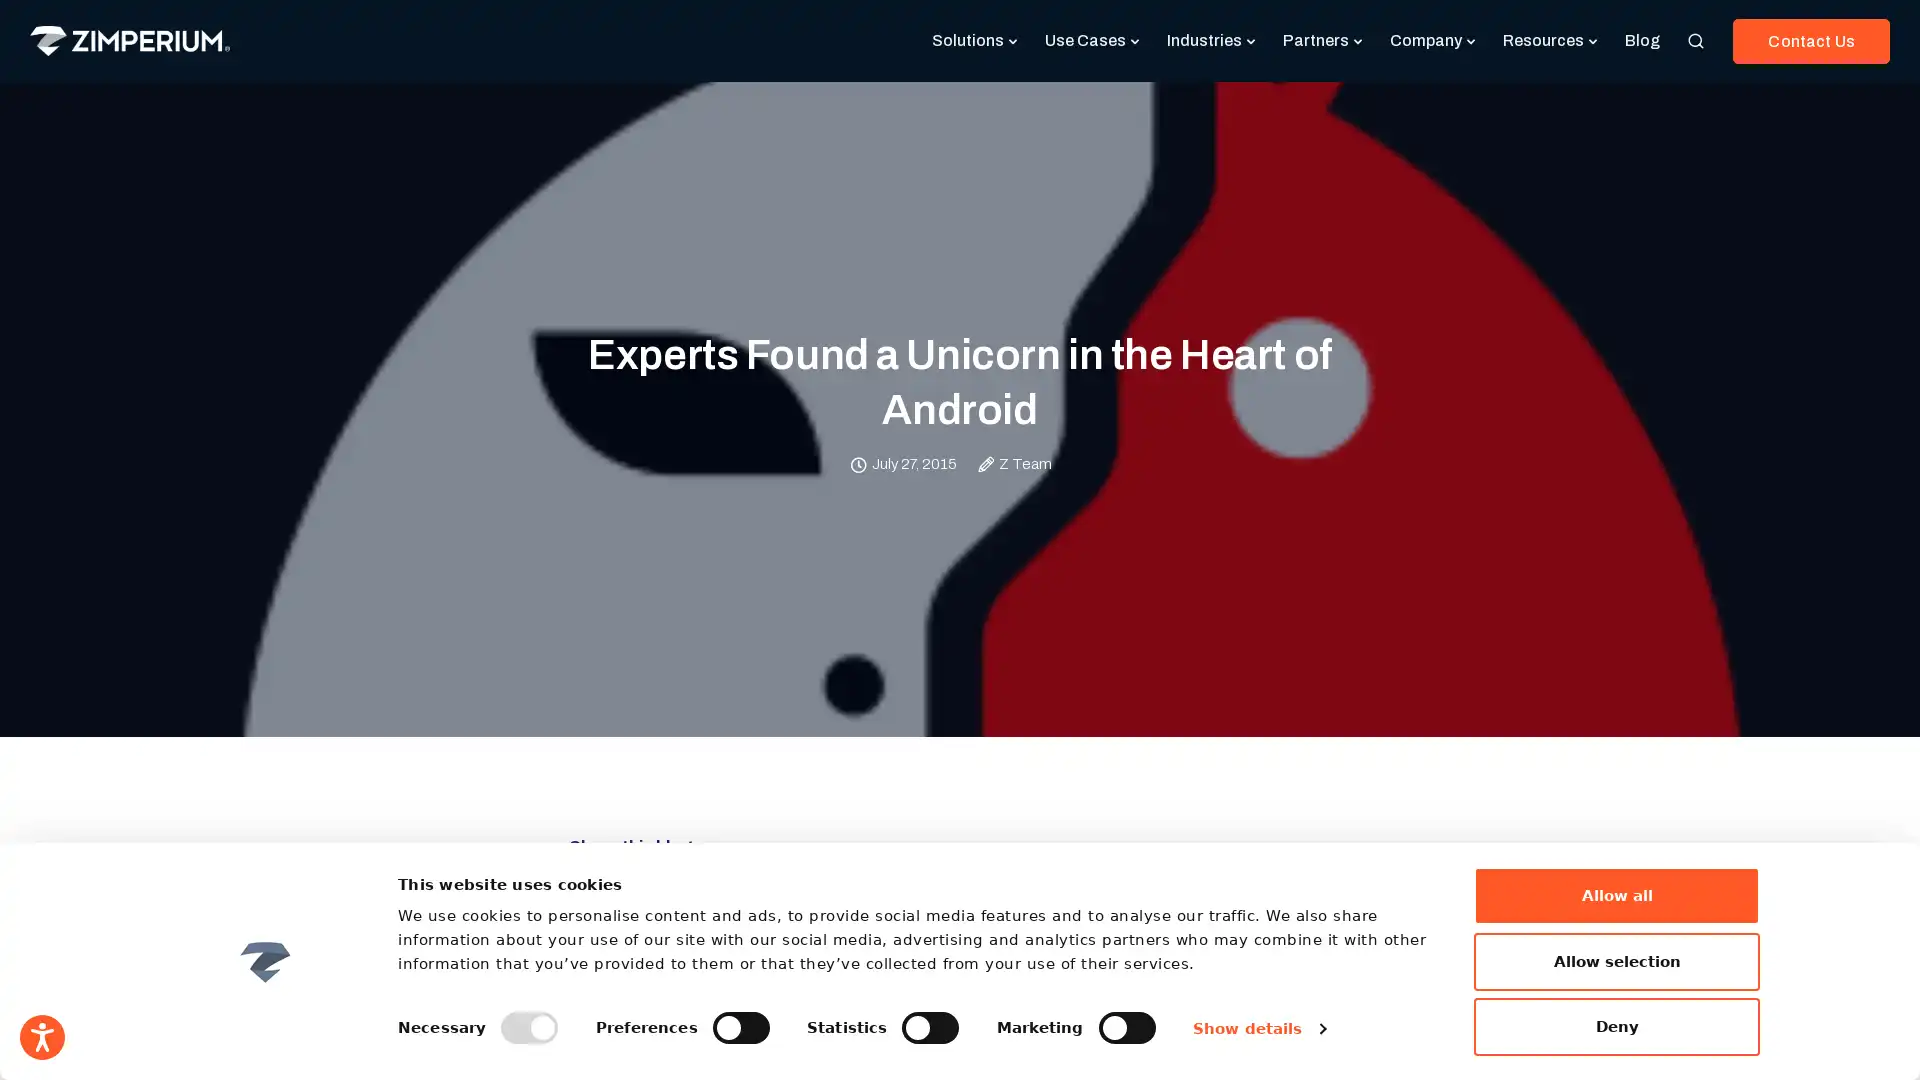  I want to click on Open accessibility options, statement and help, so click(42, 1036).